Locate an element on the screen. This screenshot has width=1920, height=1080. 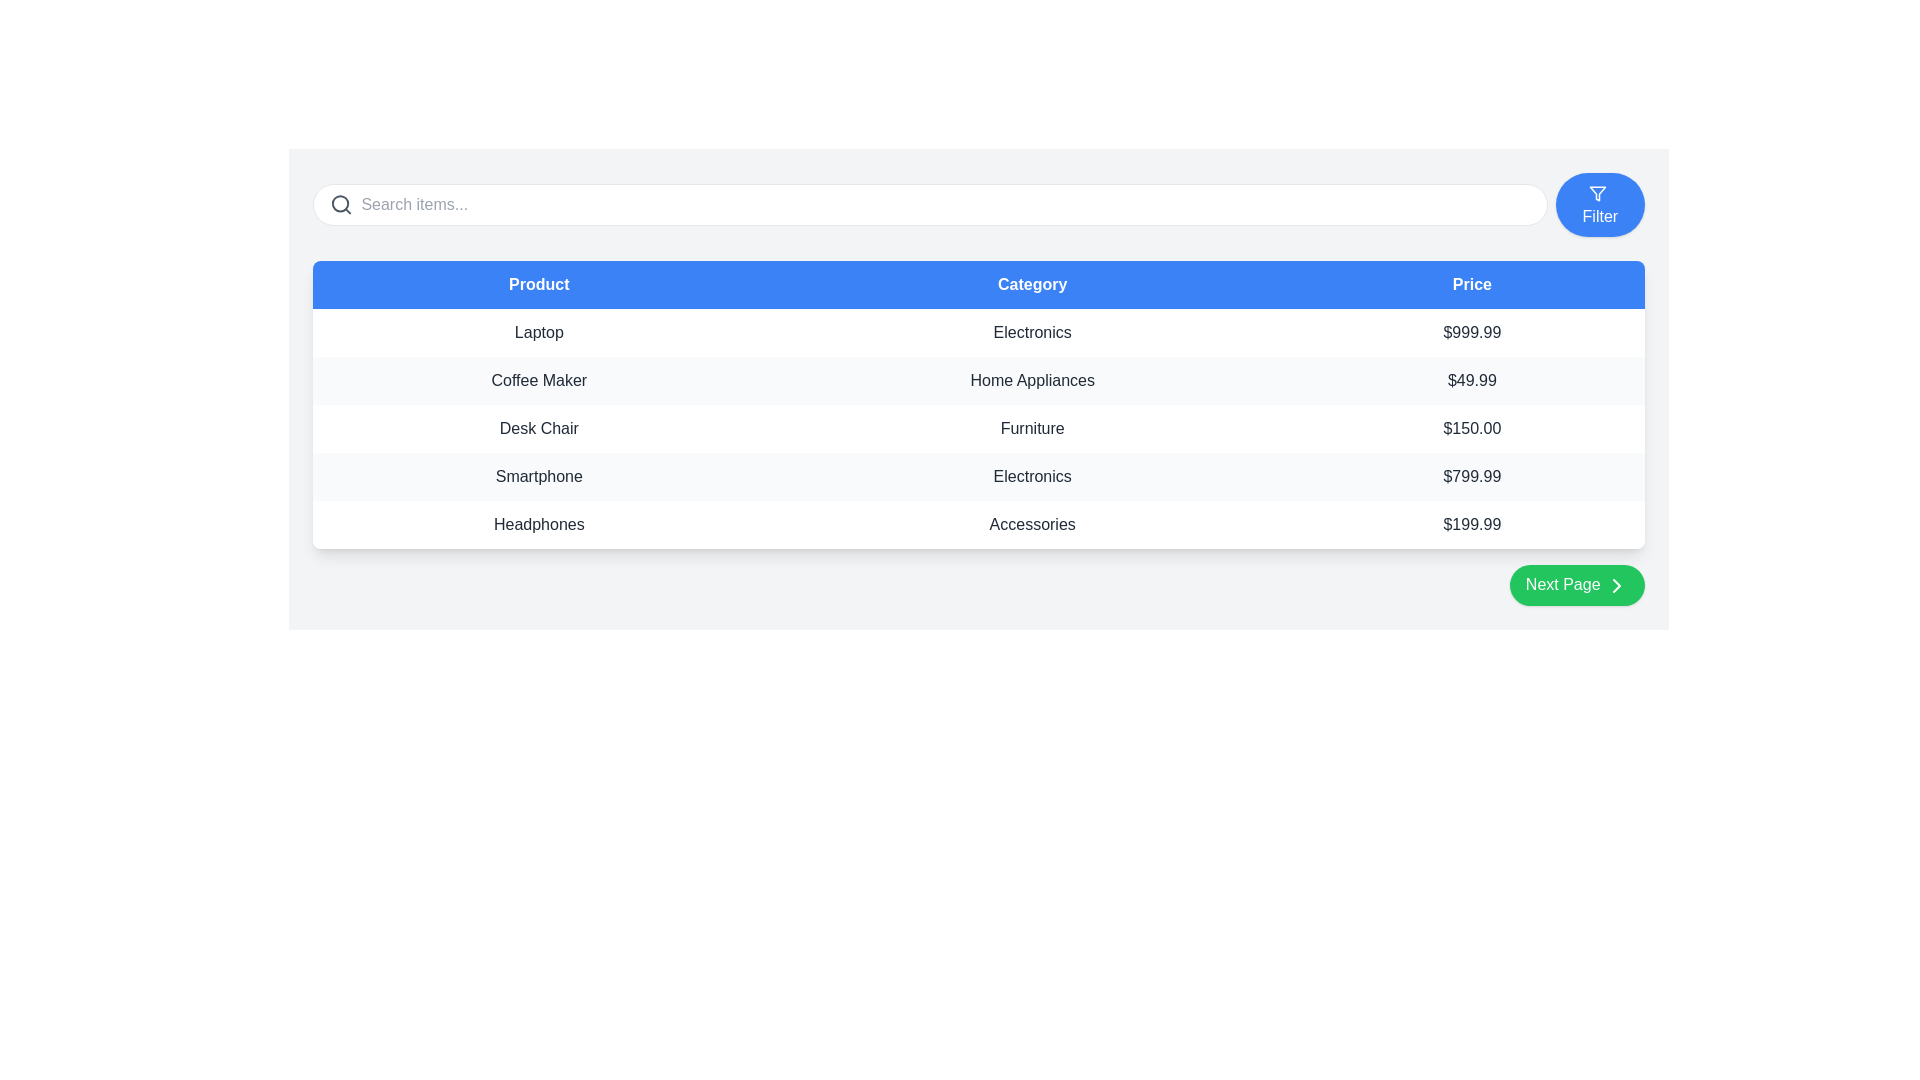
the third table row representing the product 'Desk Chair' with category 'Furniture' and price '$150.00' is located at coordinates (979, 427).